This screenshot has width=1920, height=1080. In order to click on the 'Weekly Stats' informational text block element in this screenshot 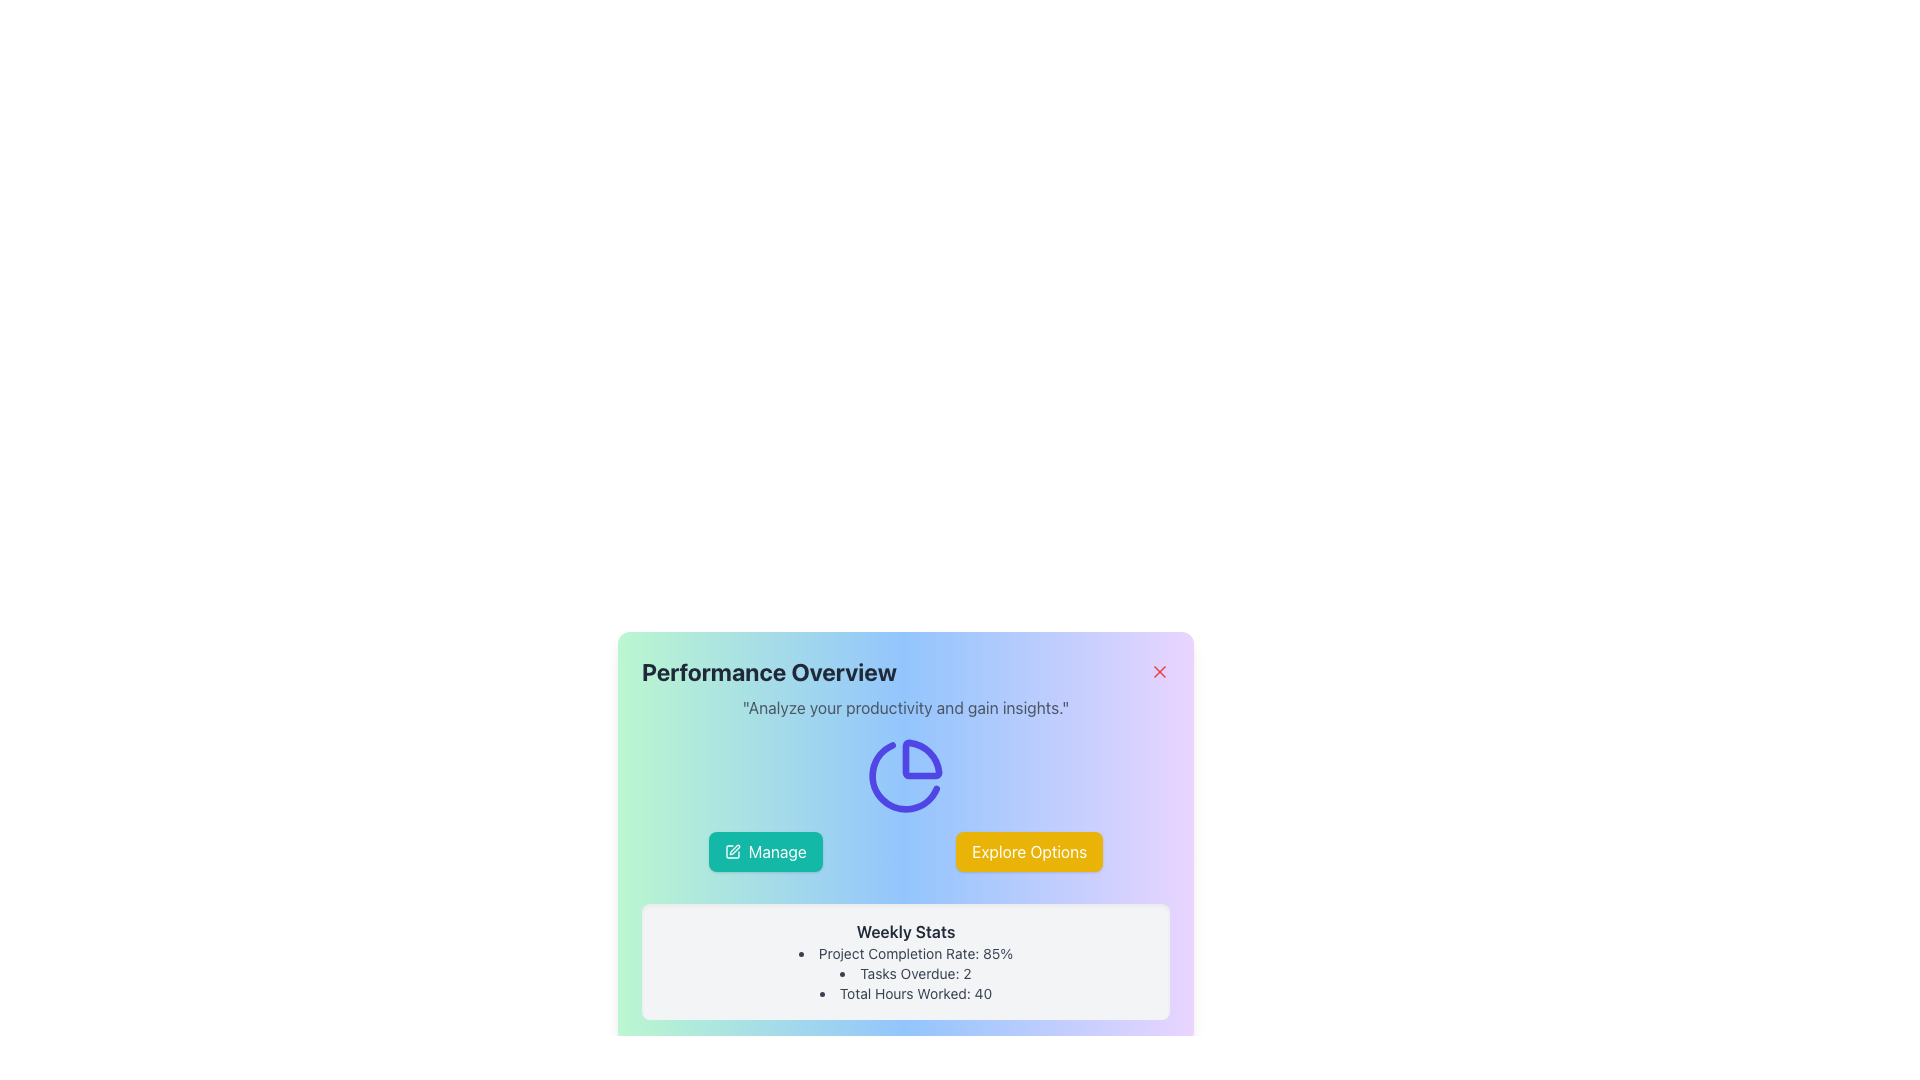, I will do `click(905, 960)`.